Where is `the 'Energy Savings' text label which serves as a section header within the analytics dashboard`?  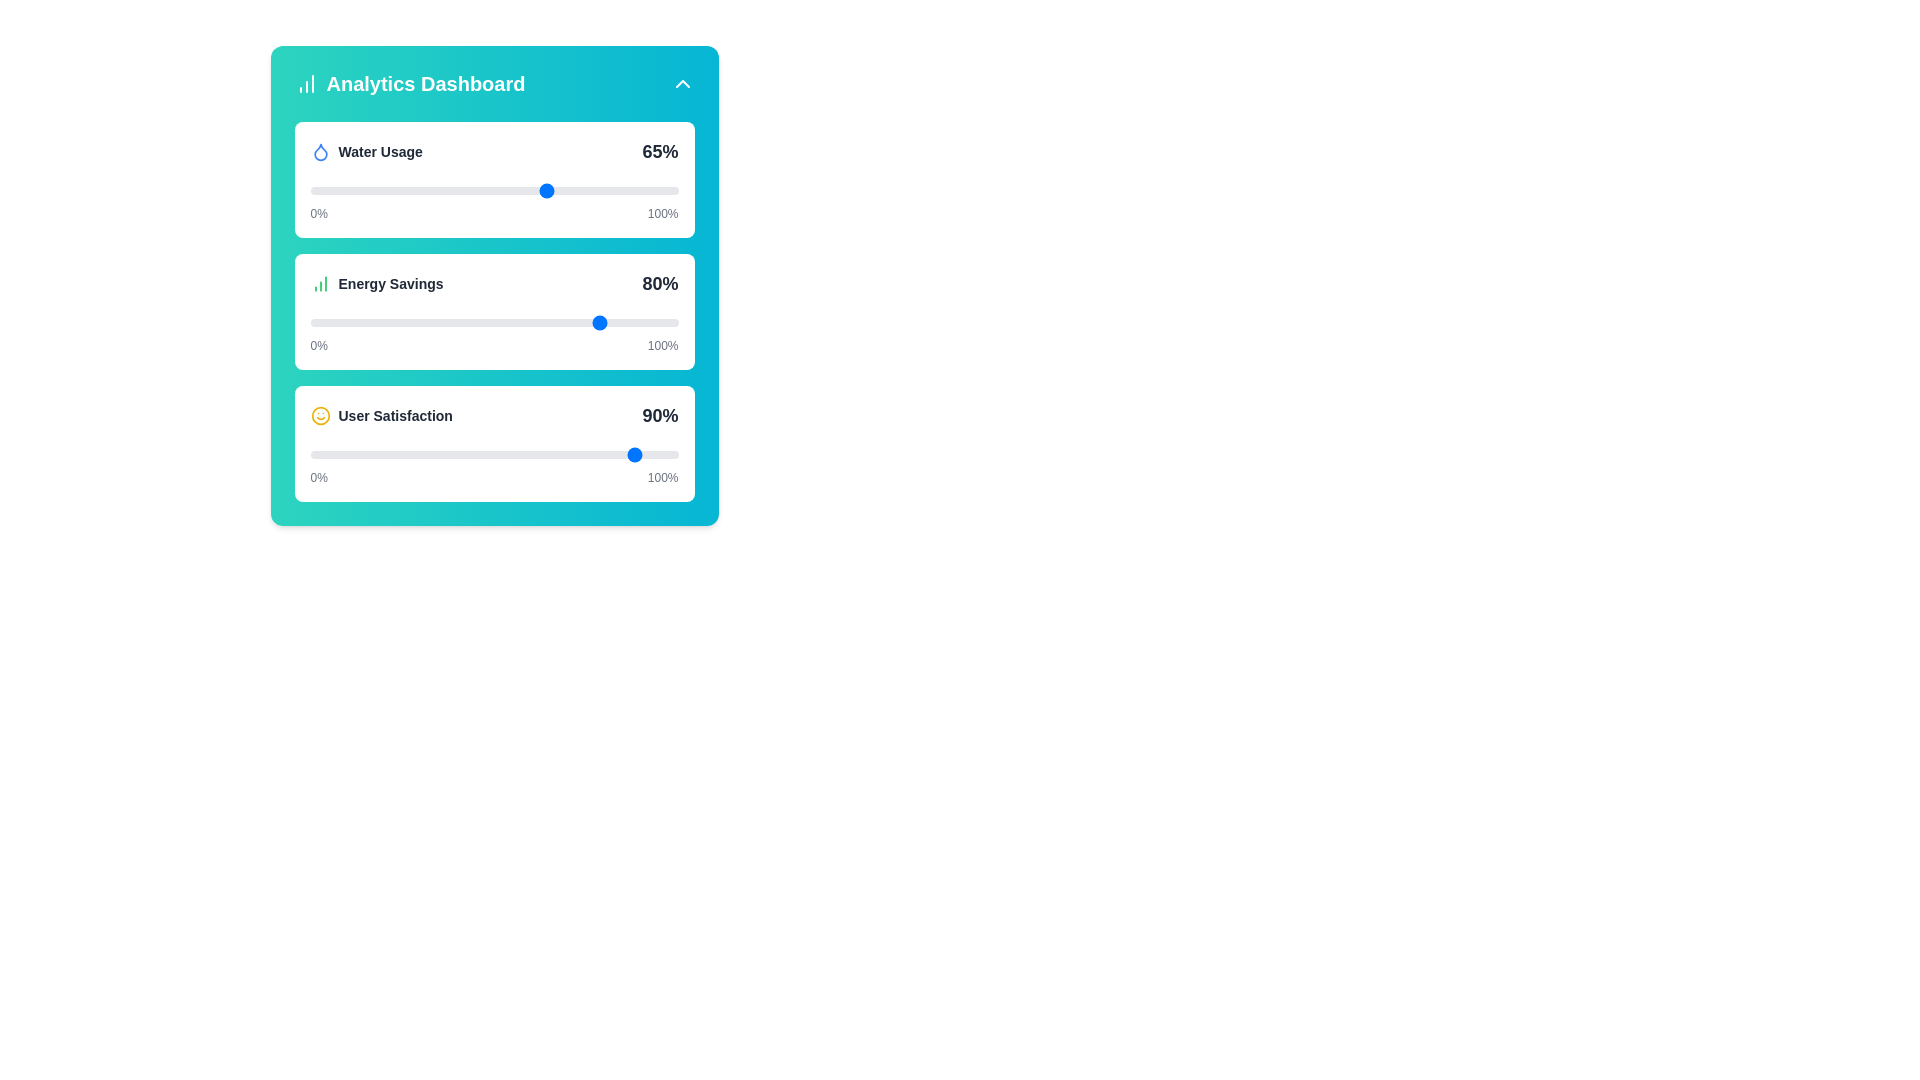
the 'Energy Savings' text label which serves as a section header within the analytics dashboard is located at coordinates (391, 284).